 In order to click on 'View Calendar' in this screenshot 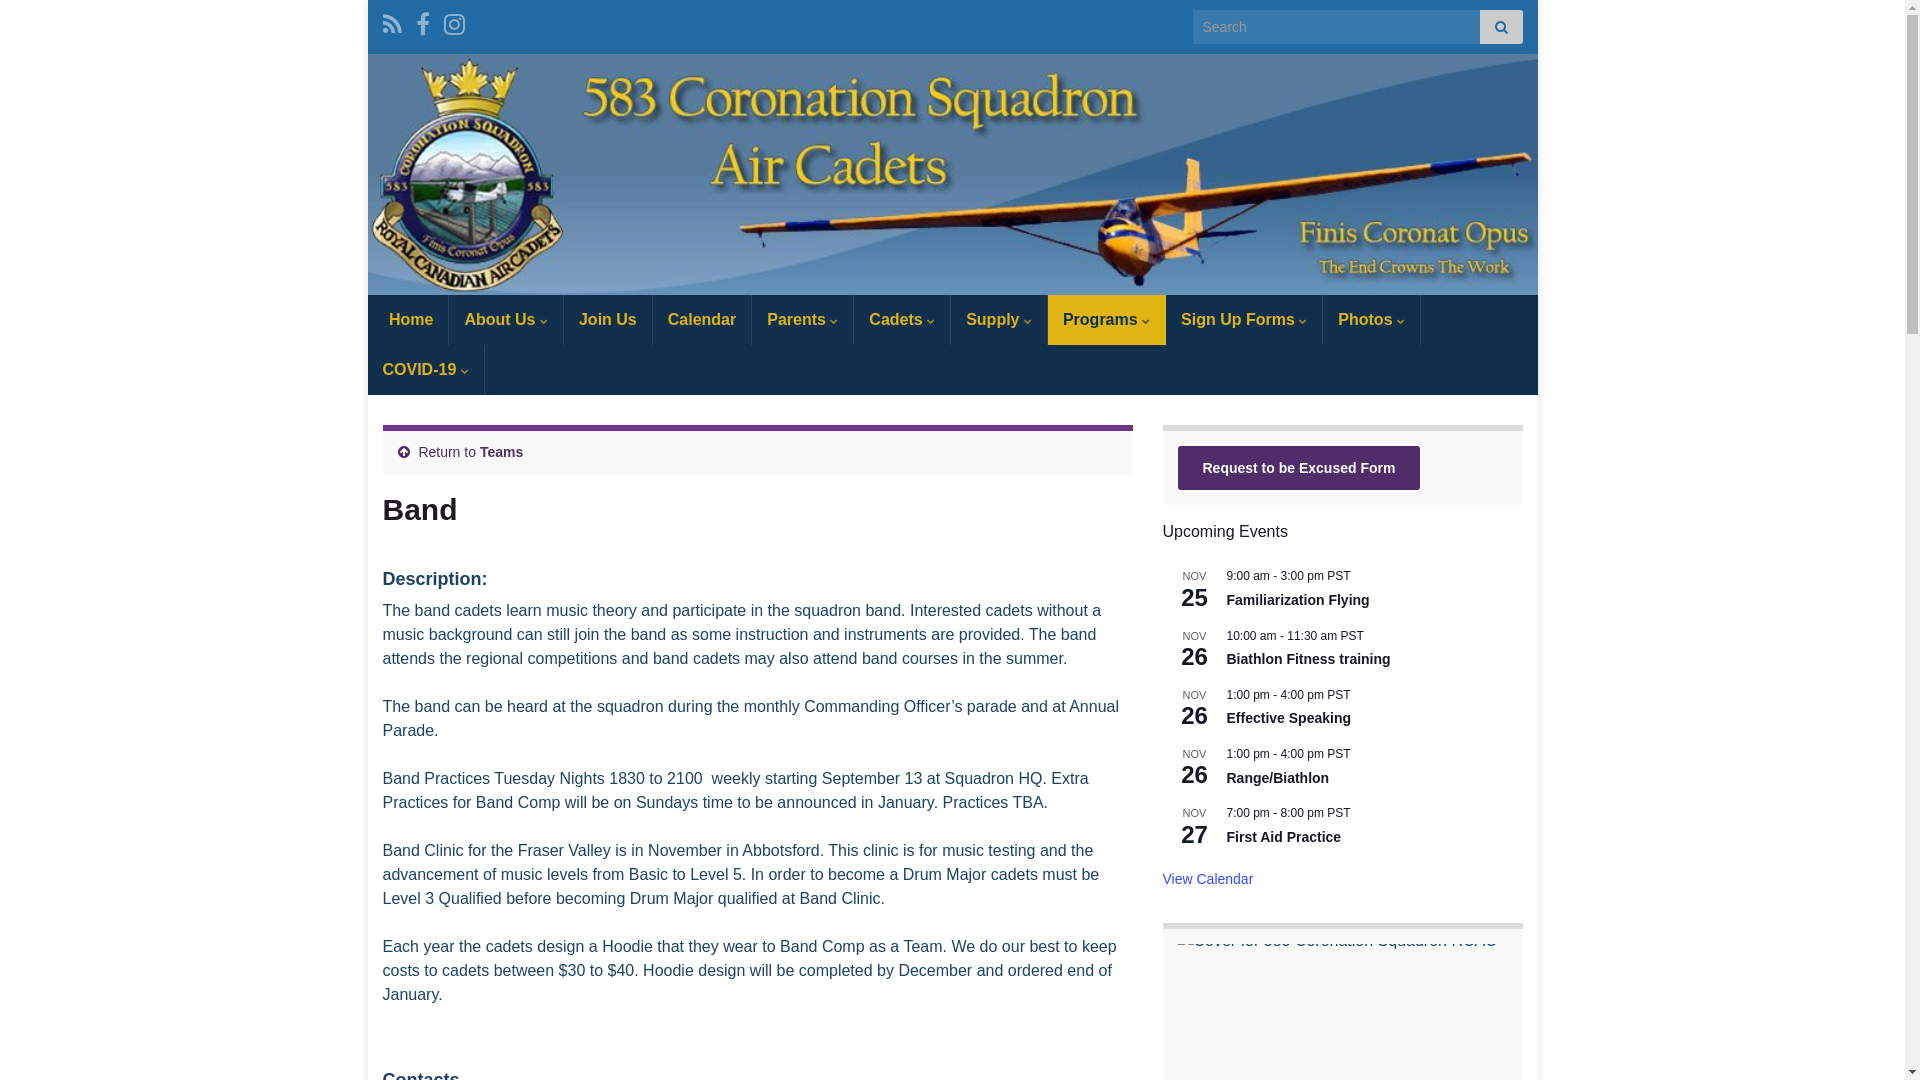, I will do `click(1206, 878)`.